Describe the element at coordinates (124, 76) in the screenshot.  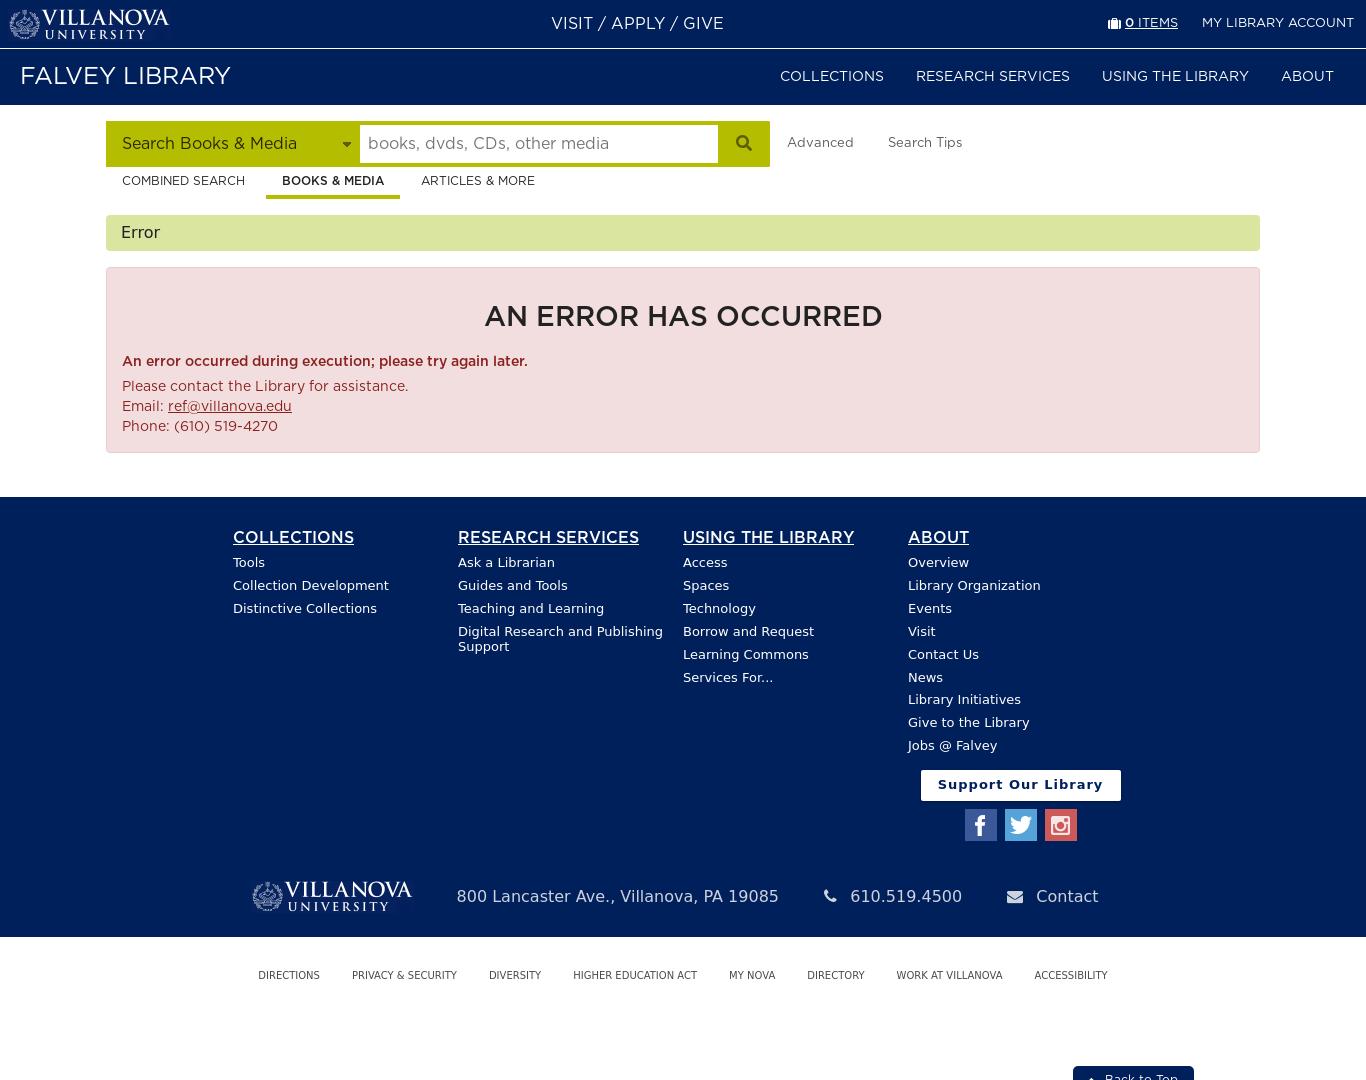
I see `'Falvey Library'` at that location.